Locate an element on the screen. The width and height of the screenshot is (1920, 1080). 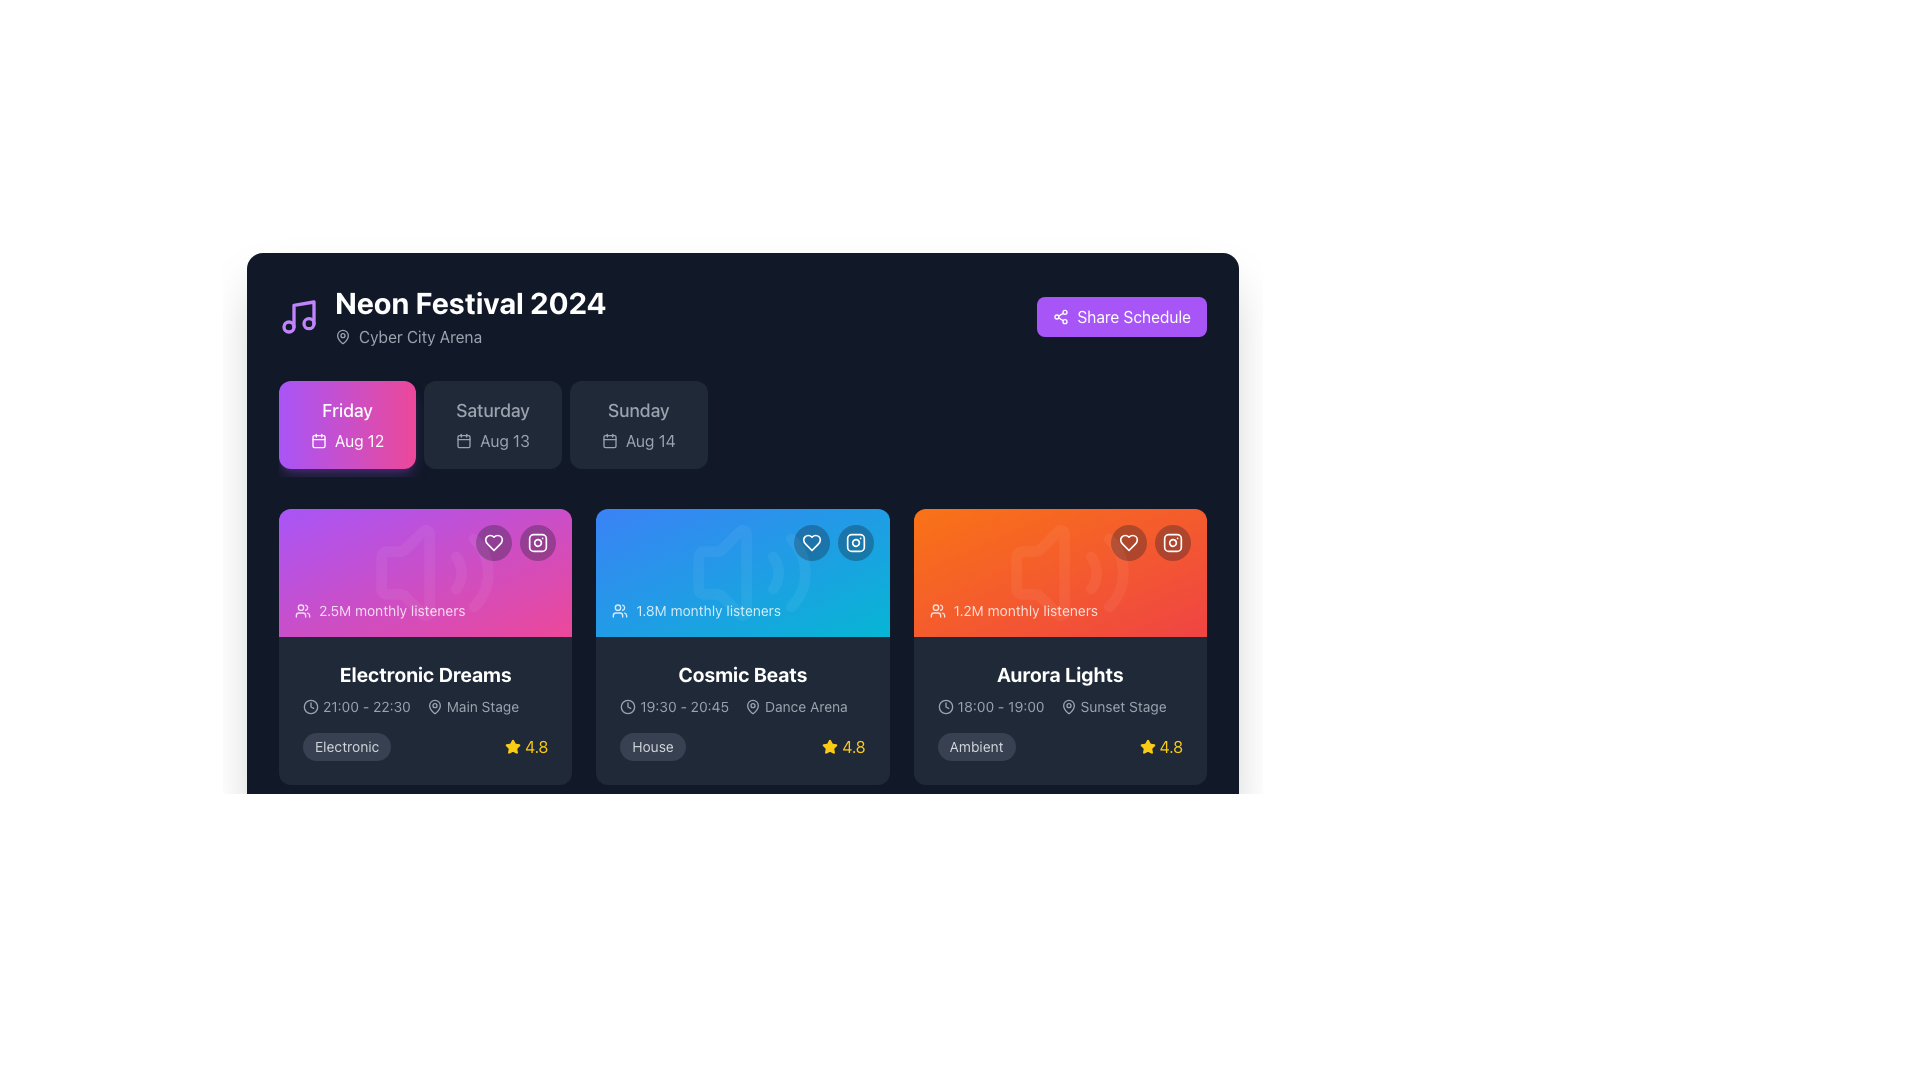
the icon representing the group of individuals within the blue card labeled '1.8M monthly listeners' is located at coordinates (619, 609).